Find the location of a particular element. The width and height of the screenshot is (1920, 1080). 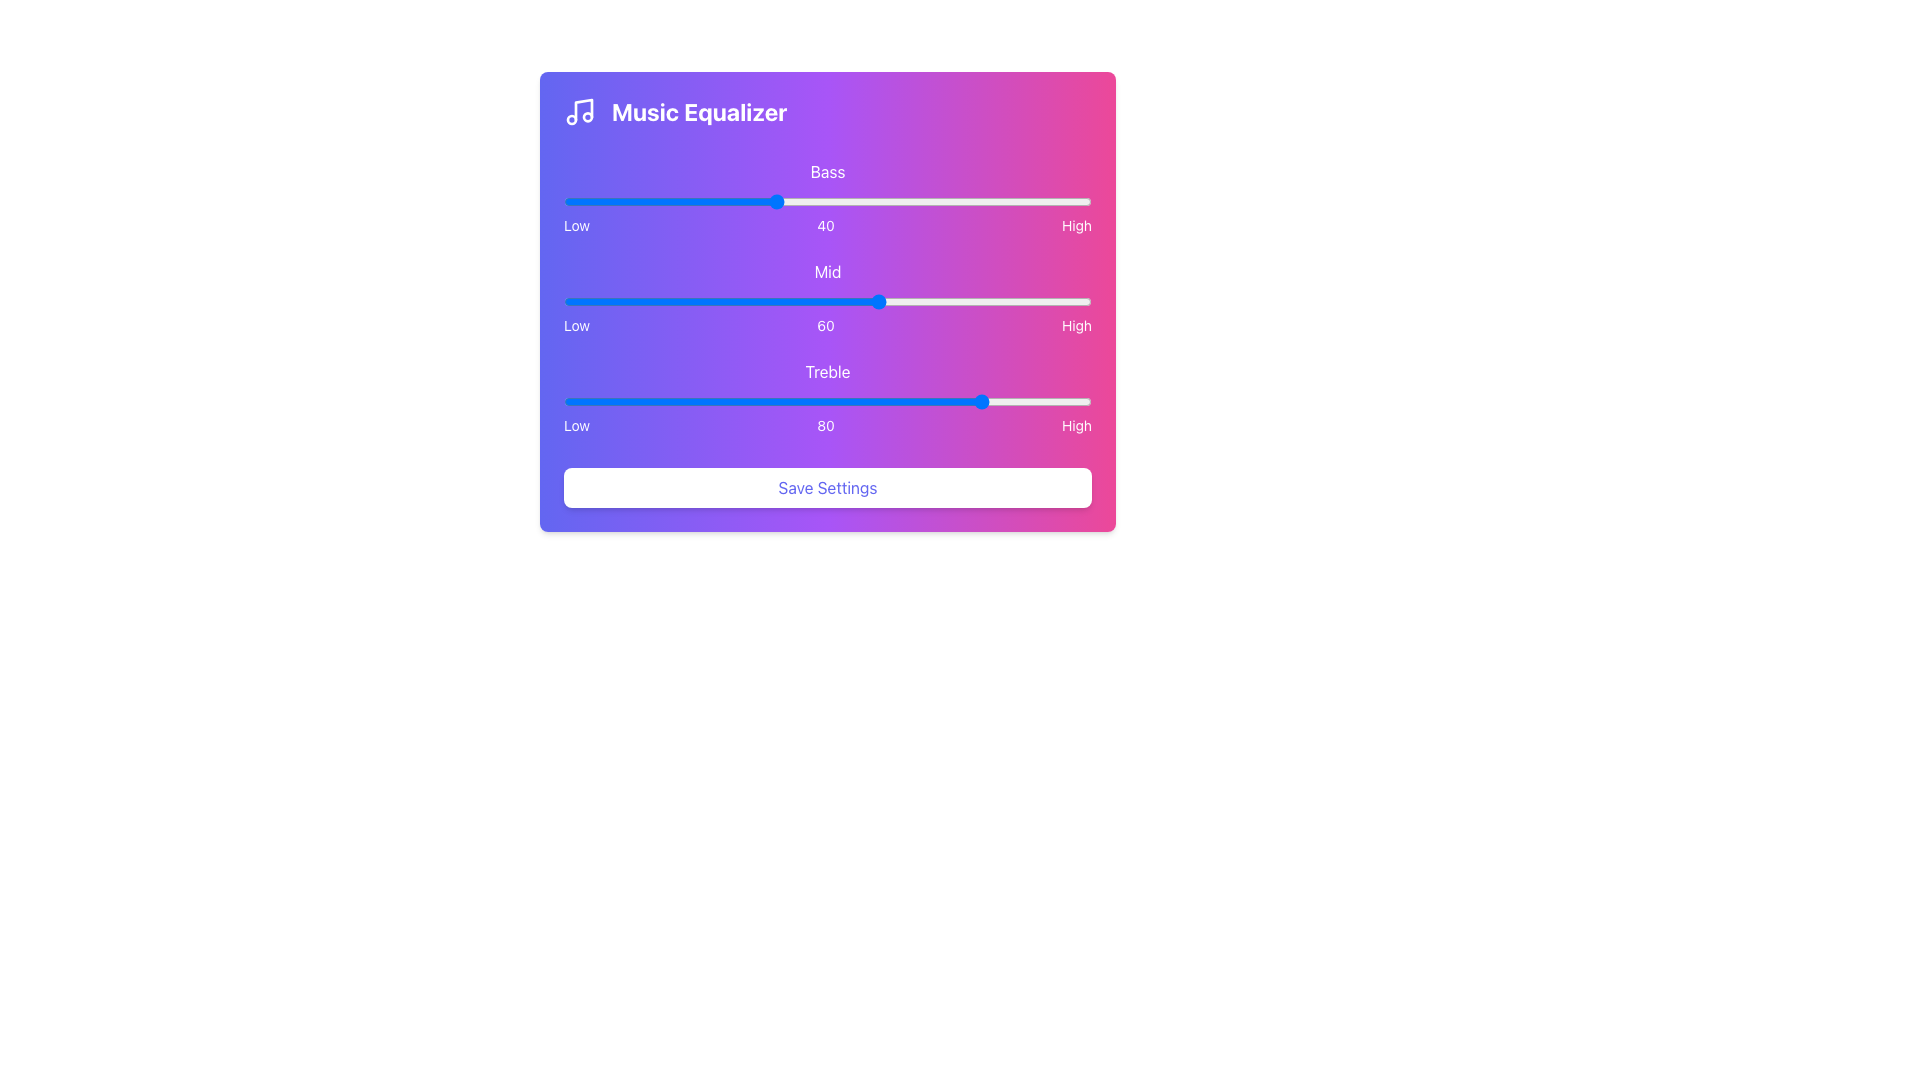

the decorative music icon located to the left of the text 'Music Equalizer', which is non-interactive and serves a visual purpose is located at coordinates (579, 111).